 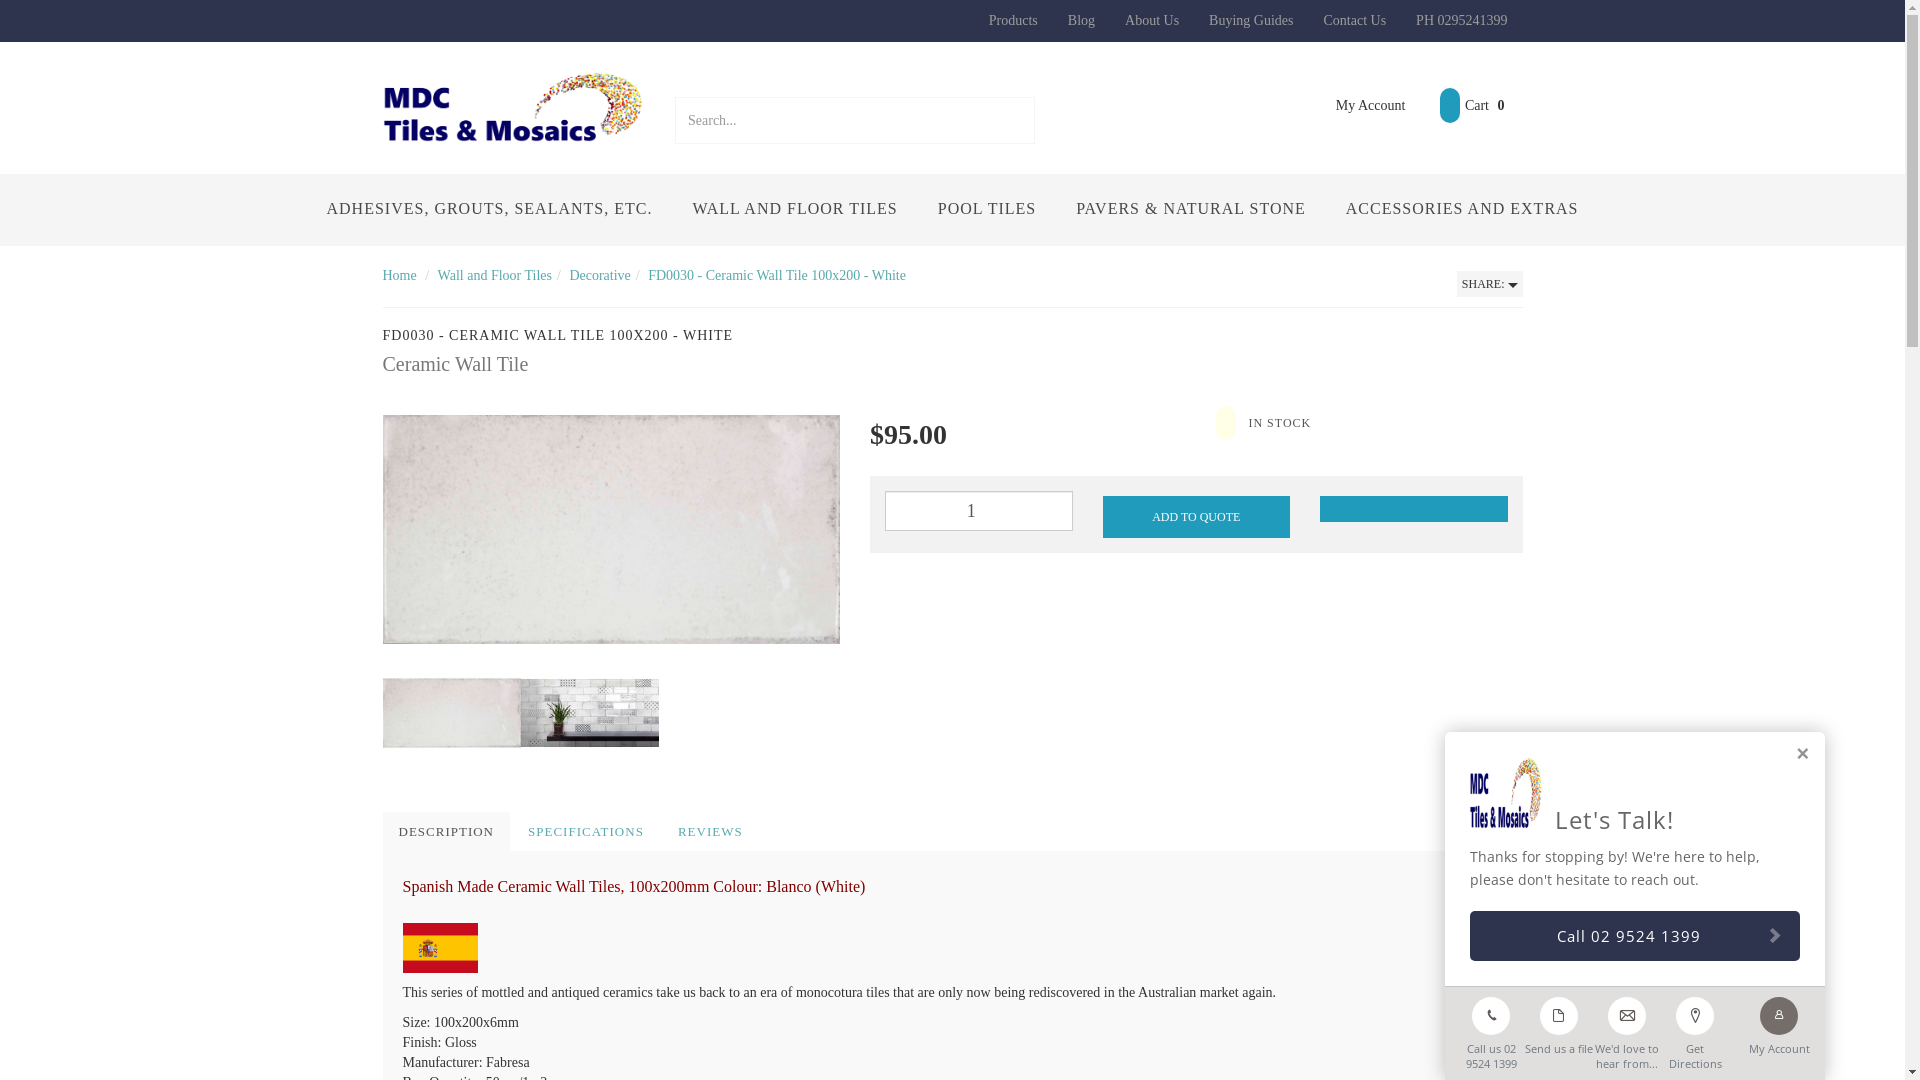 What do you see at coordinates (489, 209) in the screenshot?
I see `'ADHESIVES, GROUTS, SEALANTS, ETC.'` at bounding box center [489, 209].